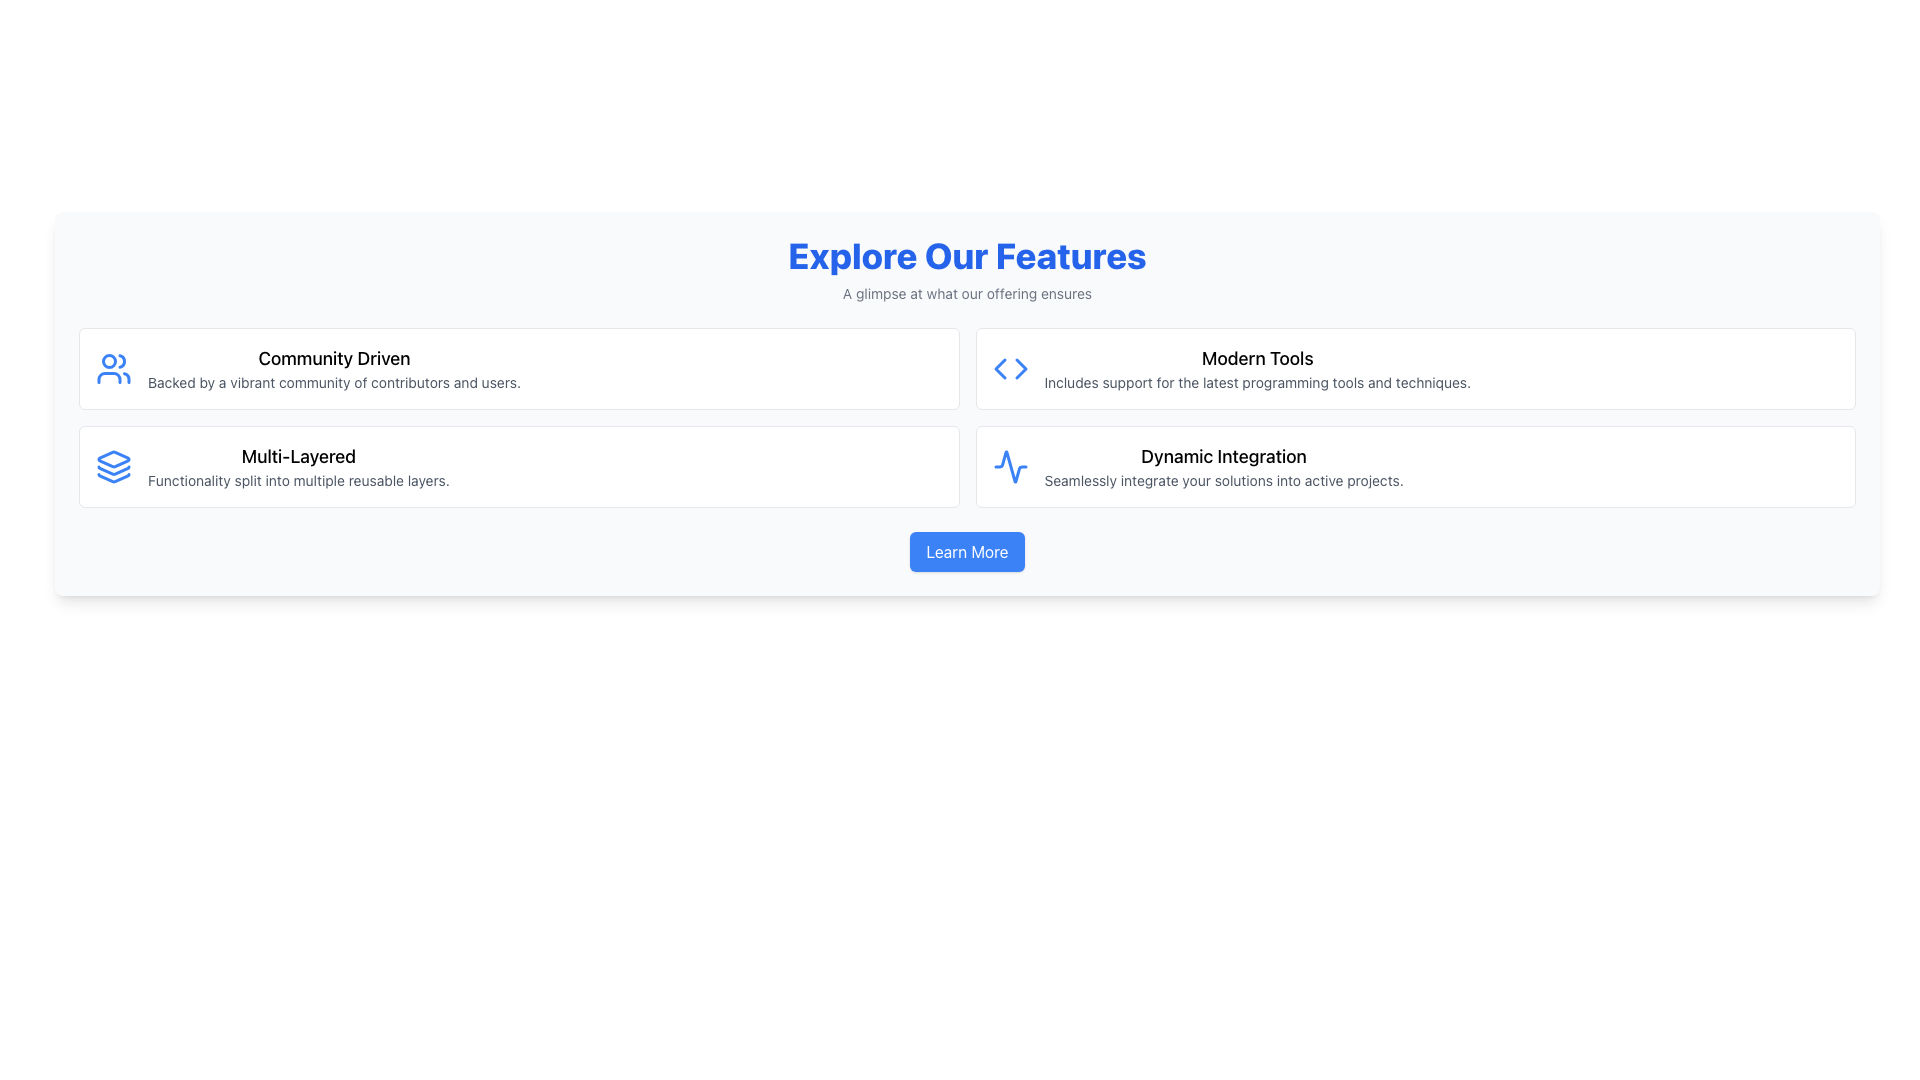 The image size is (1920, 1080). I want to click on displayed text in the title and description component located in the second box of the left column in the 'Explore Our Features' section, between 'Community Driven' and 'Learn More' button, so click(297, 466).